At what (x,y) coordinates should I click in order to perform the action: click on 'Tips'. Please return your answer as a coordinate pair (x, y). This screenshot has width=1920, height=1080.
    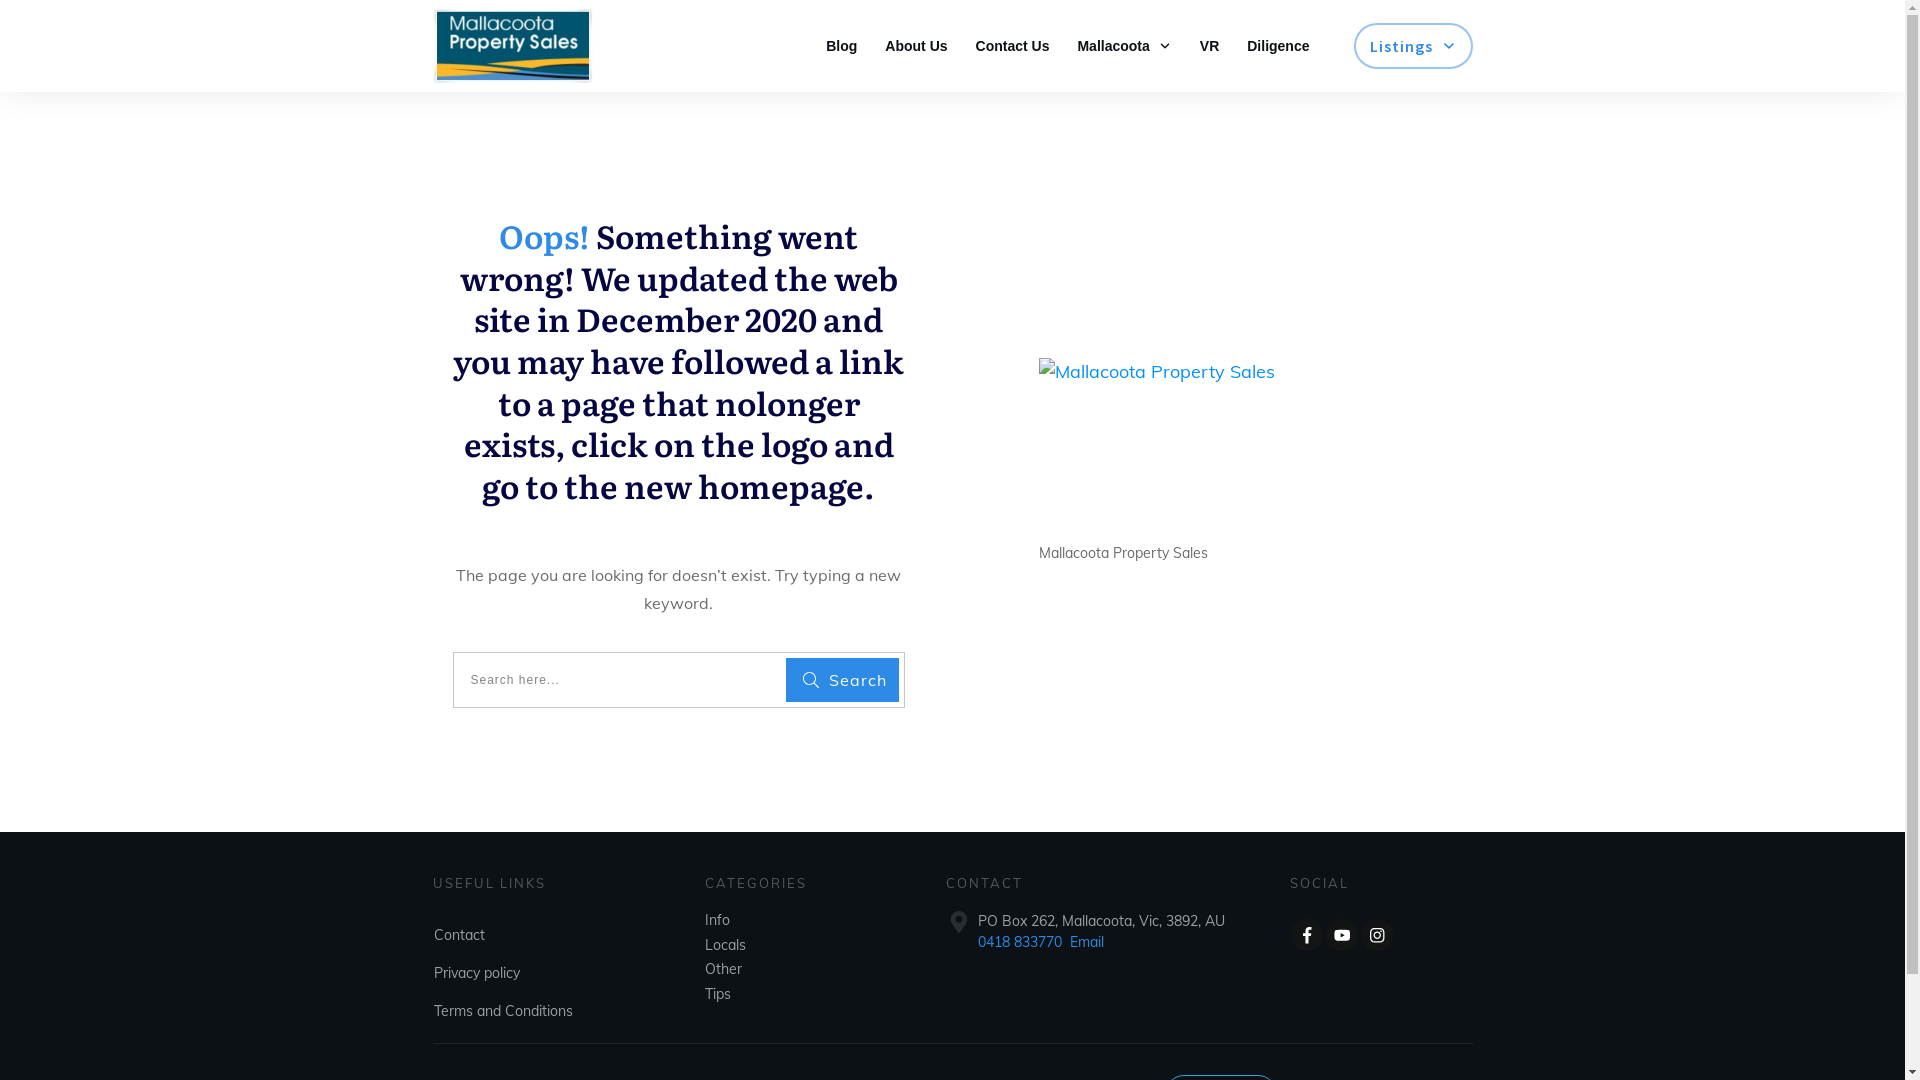
    Looking at the image, I should click on (718, 994).